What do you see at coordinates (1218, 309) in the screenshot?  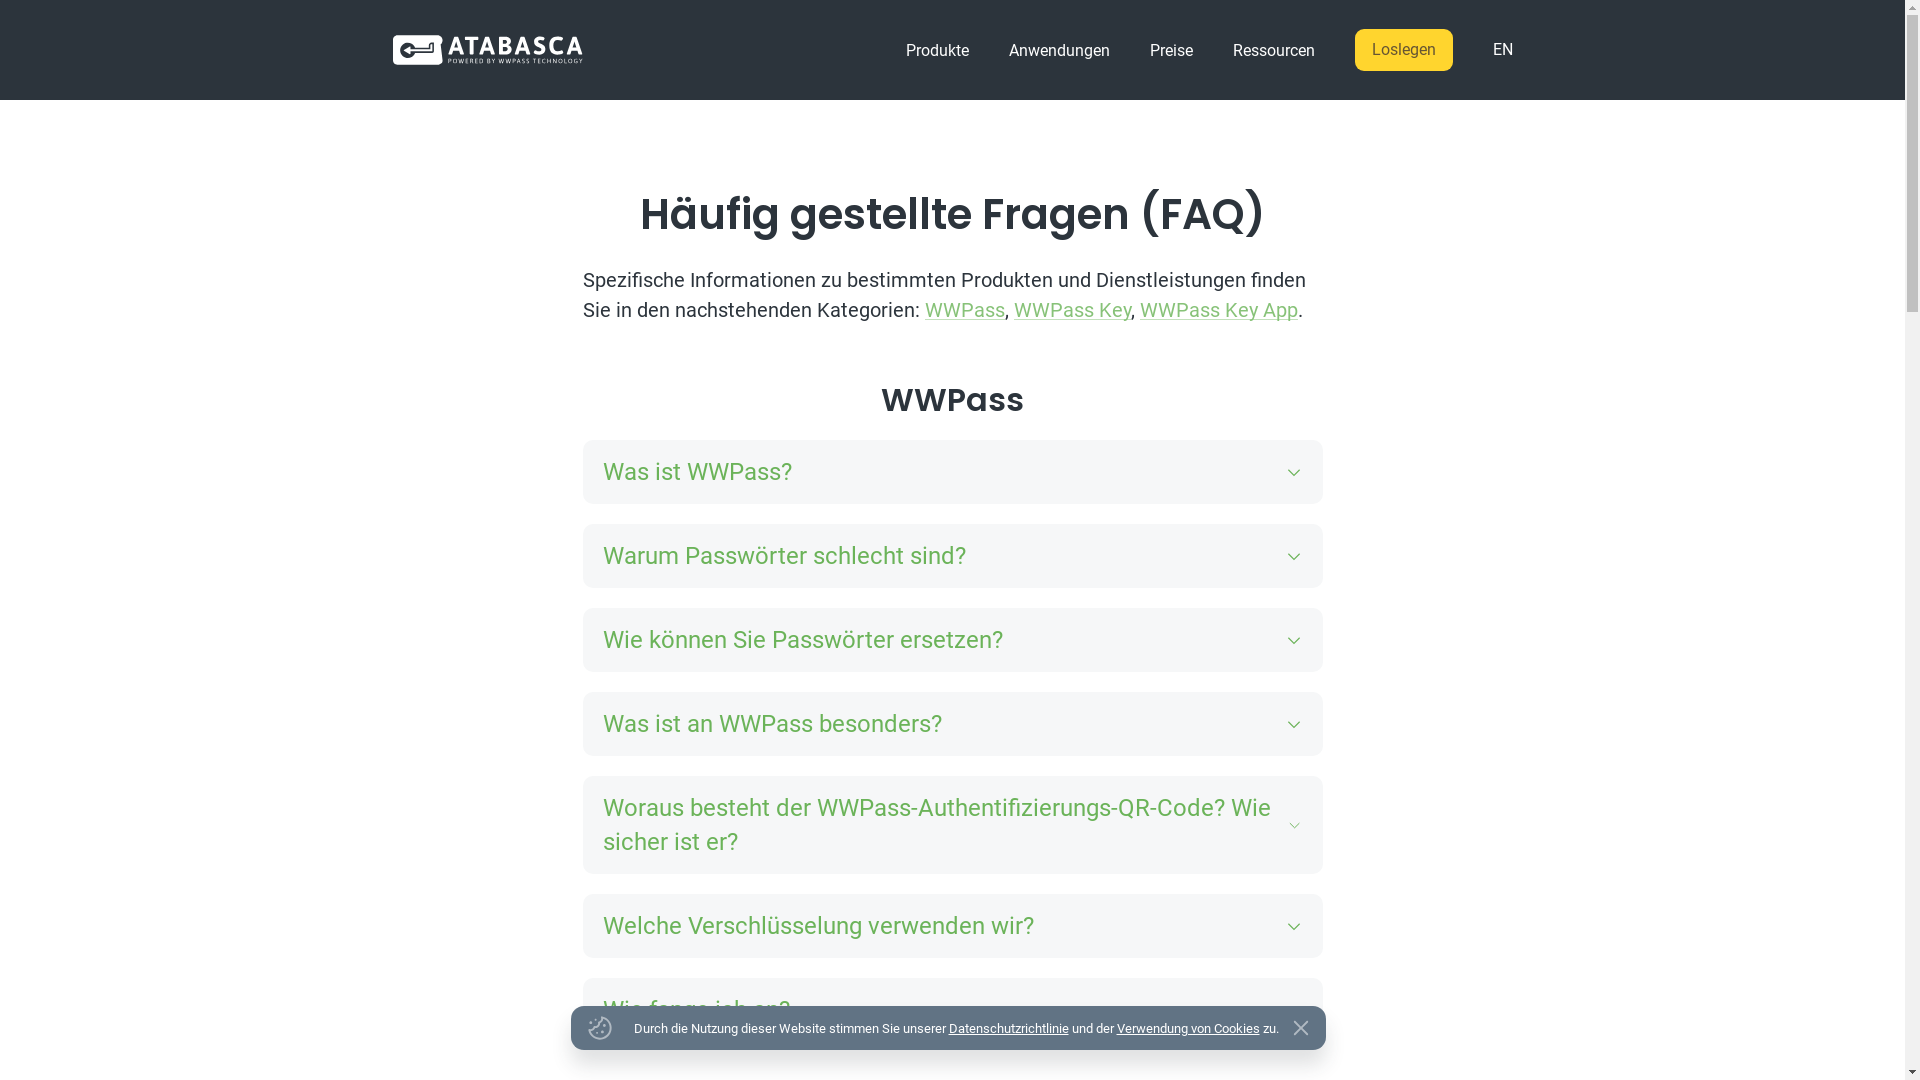 I see `'WWPass Key App'` at bounding box center [1218, 309].